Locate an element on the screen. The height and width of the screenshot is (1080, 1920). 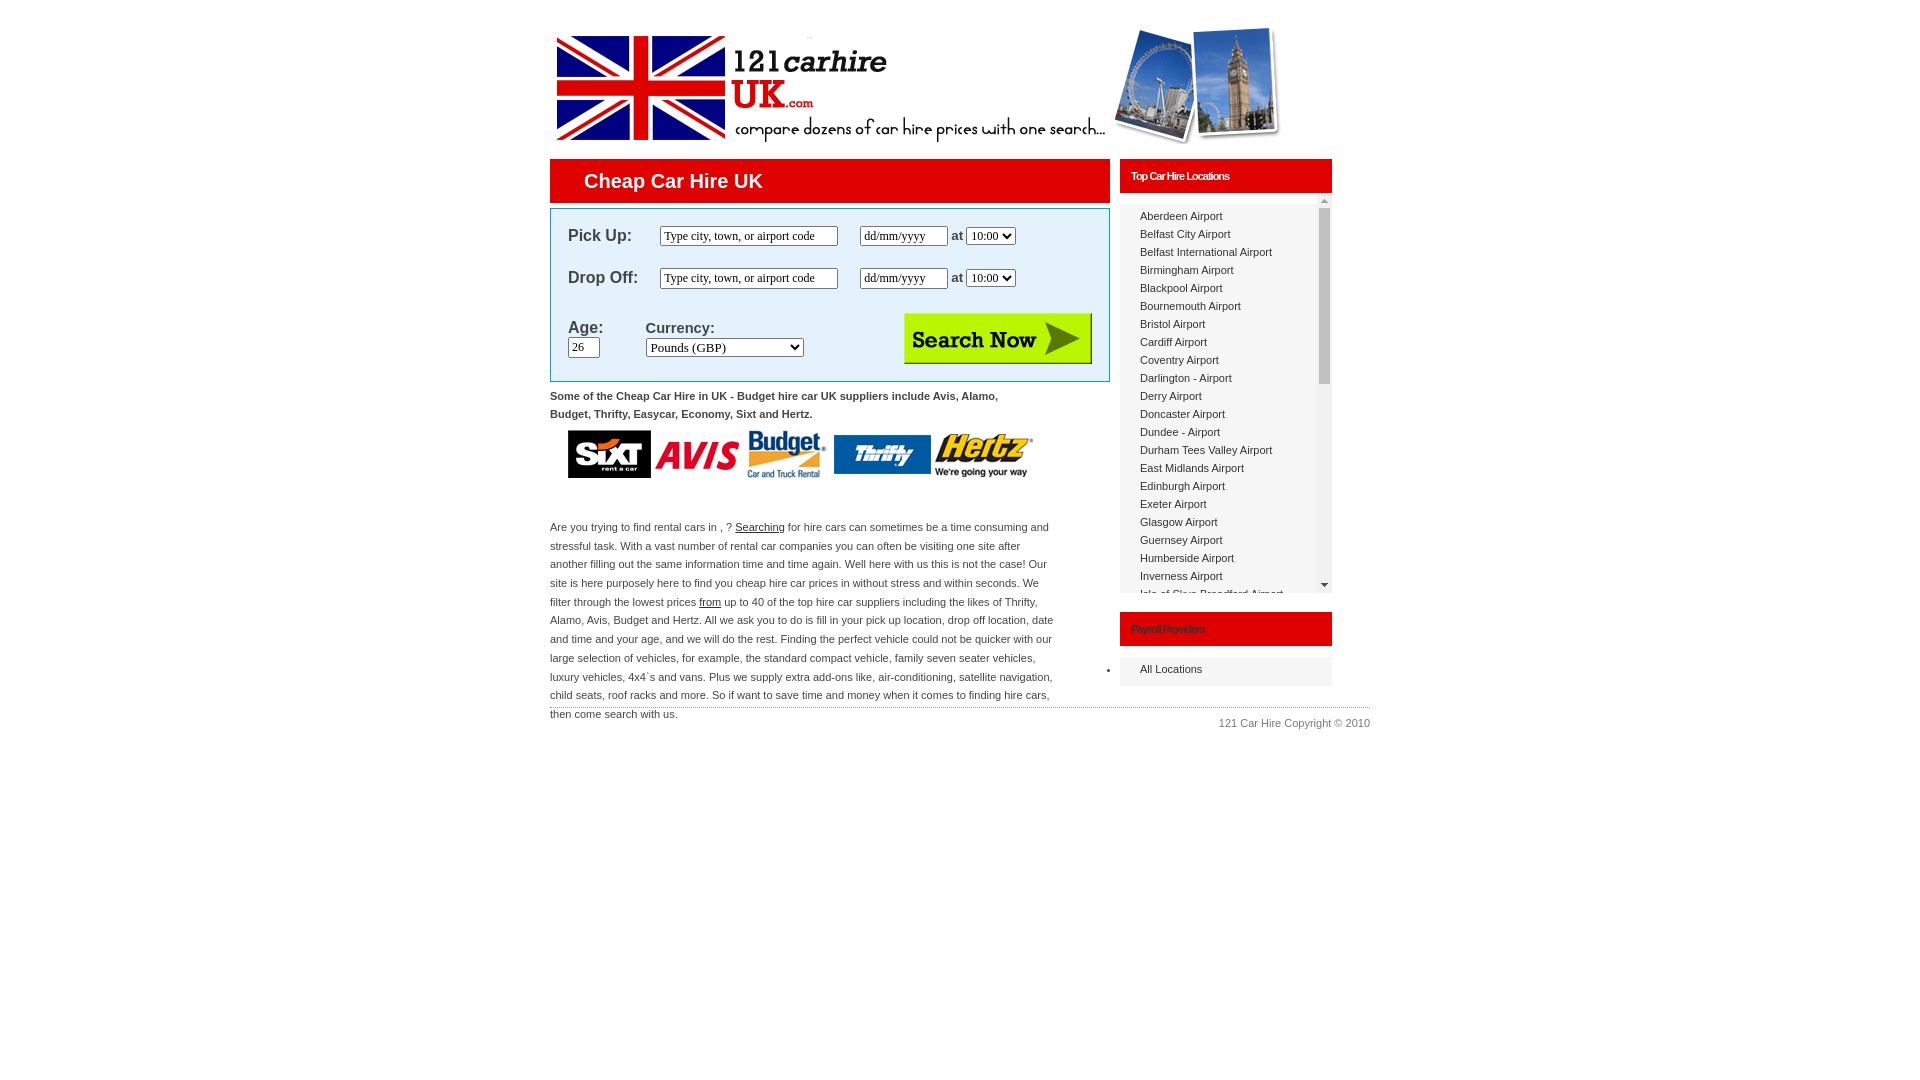
'Belfast City Airport' is located at coordinates (1140, 233).